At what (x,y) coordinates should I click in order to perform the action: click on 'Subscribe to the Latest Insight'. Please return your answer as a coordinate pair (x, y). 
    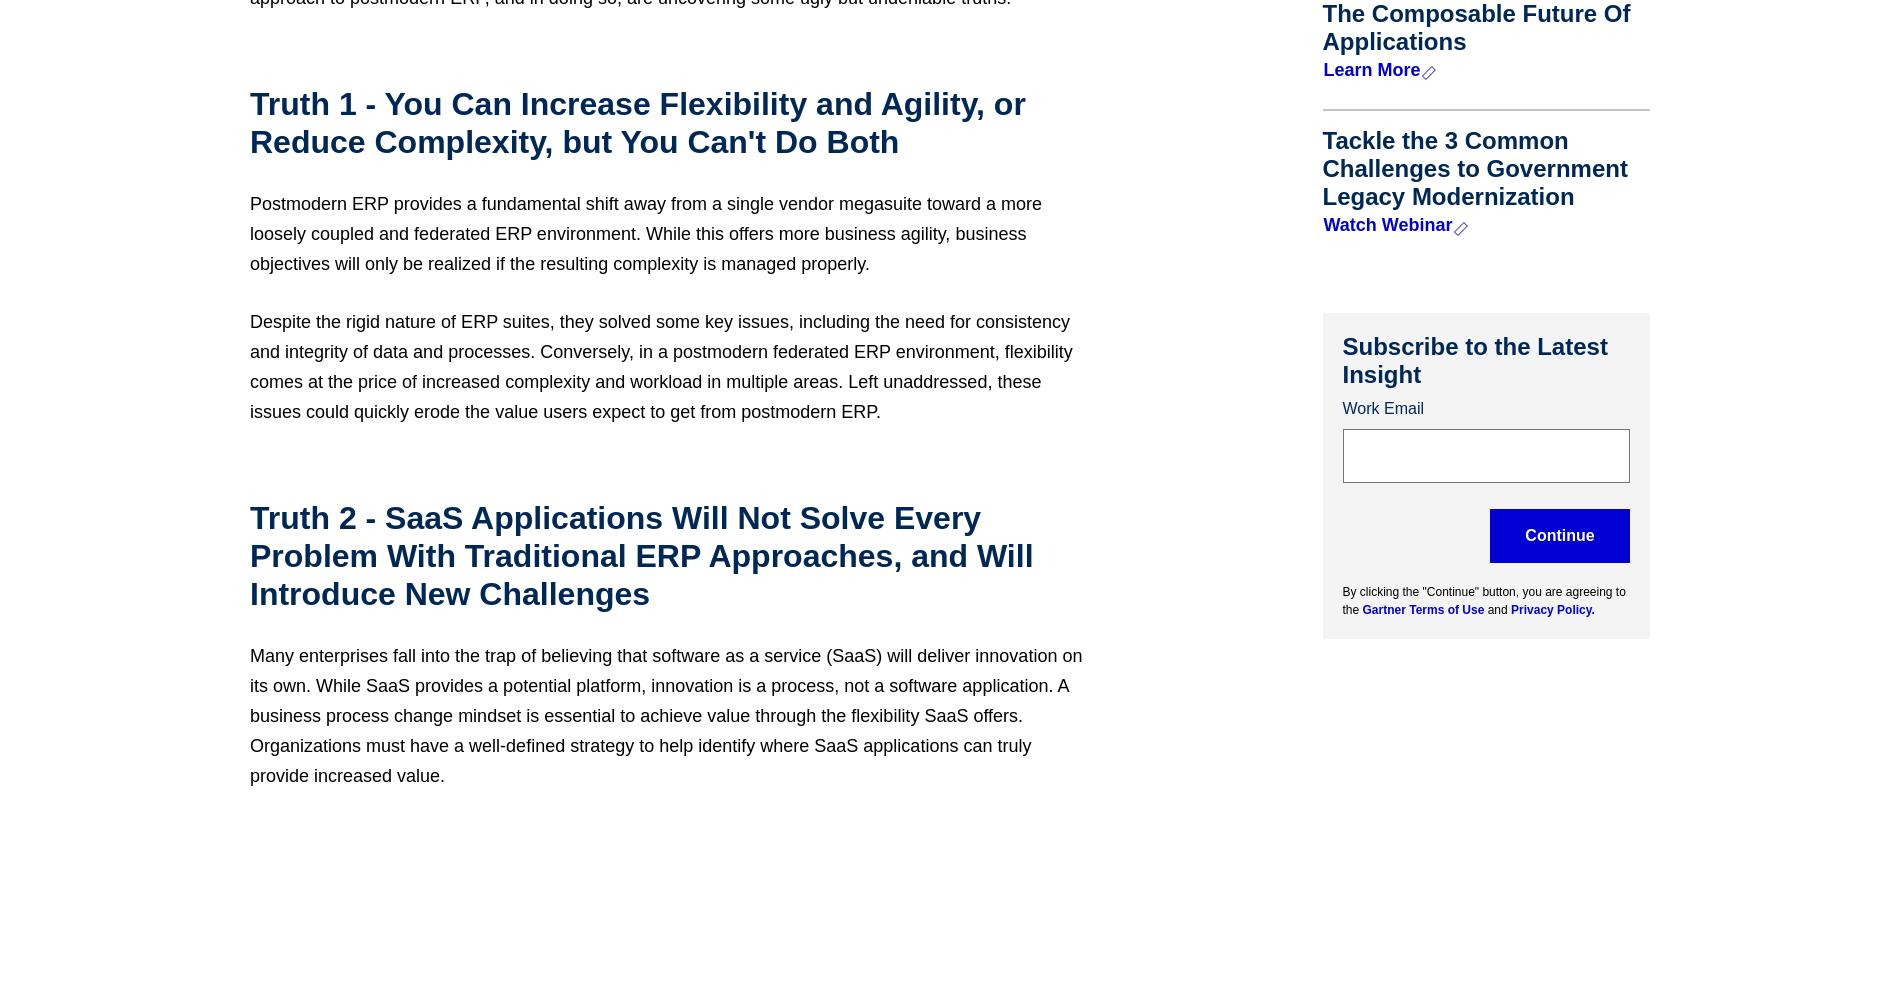
    Looking at the image, I should click on (1474, 359).